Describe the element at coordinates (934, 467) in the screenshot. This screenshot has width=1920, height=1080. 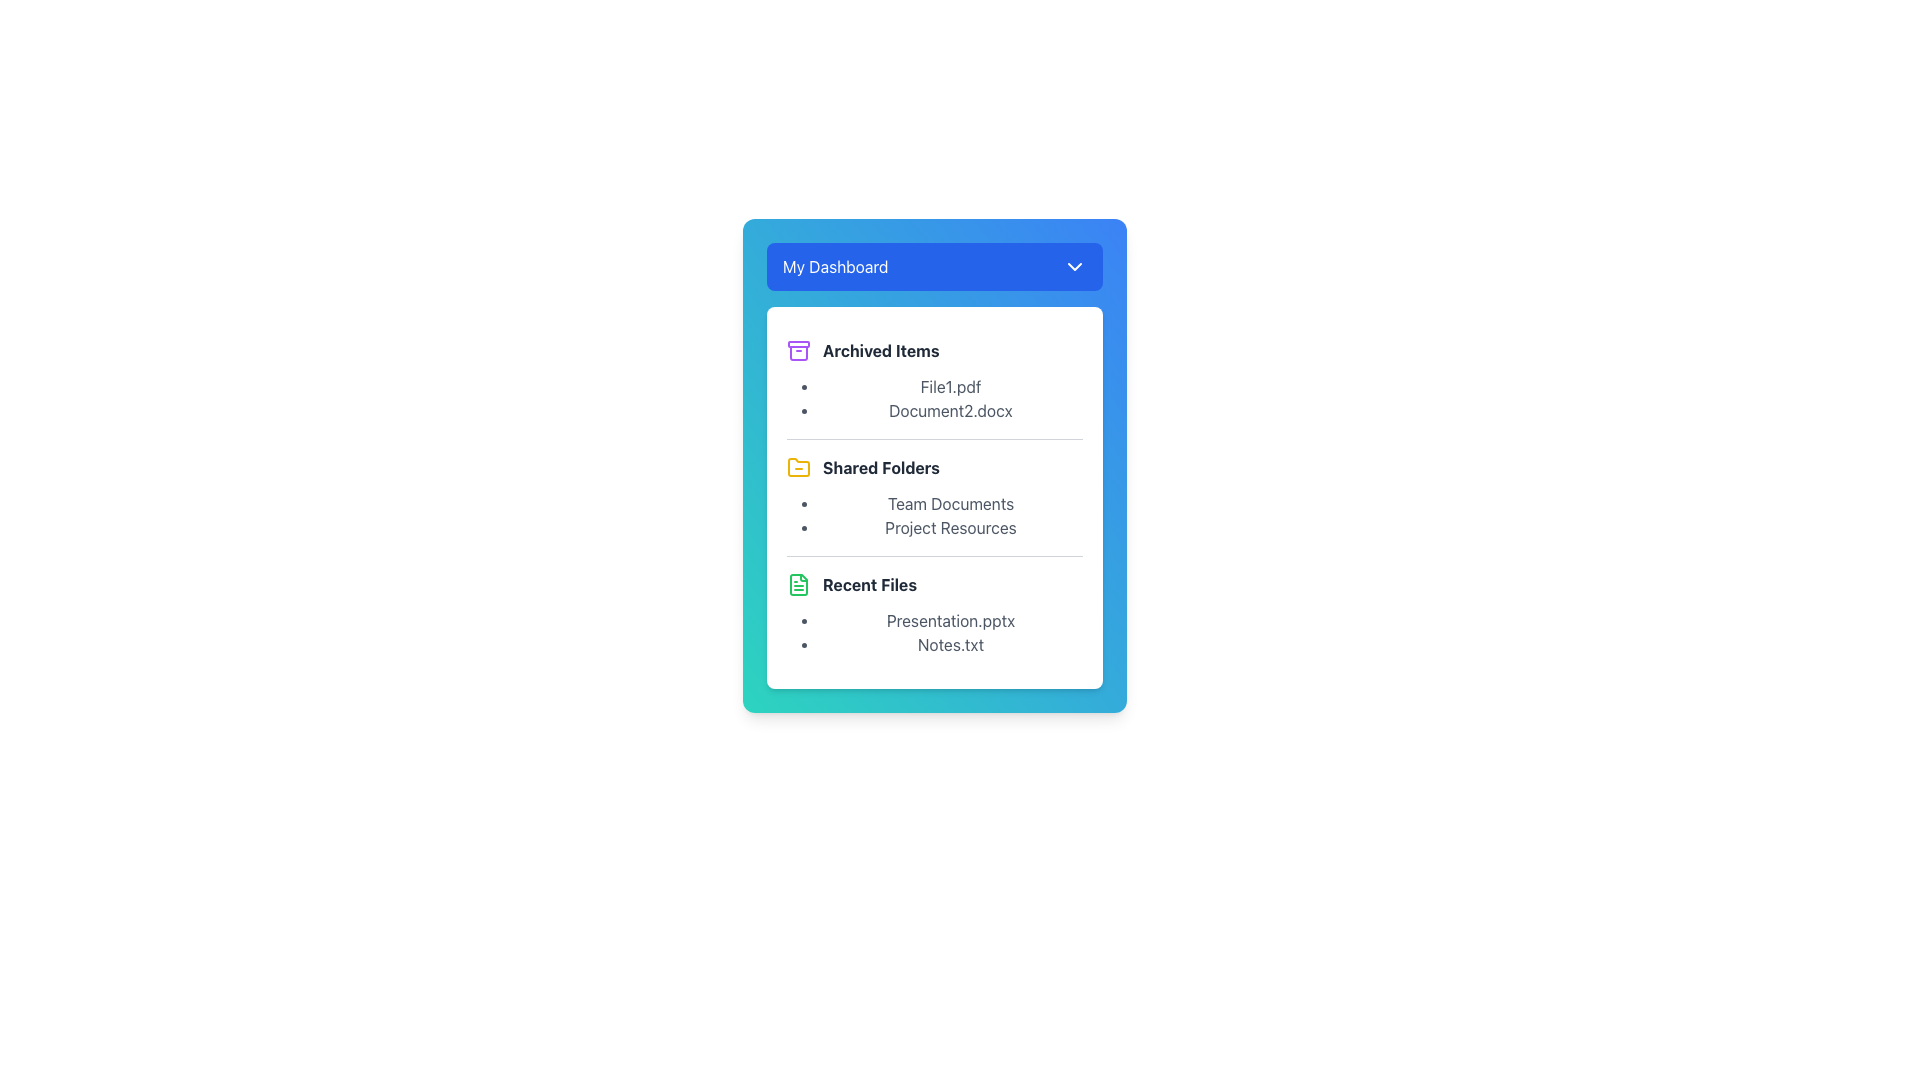
I see `the header label for managing shared folders, located under 'Archived Items' and above 'Team Documents' in the left panel` at that location.